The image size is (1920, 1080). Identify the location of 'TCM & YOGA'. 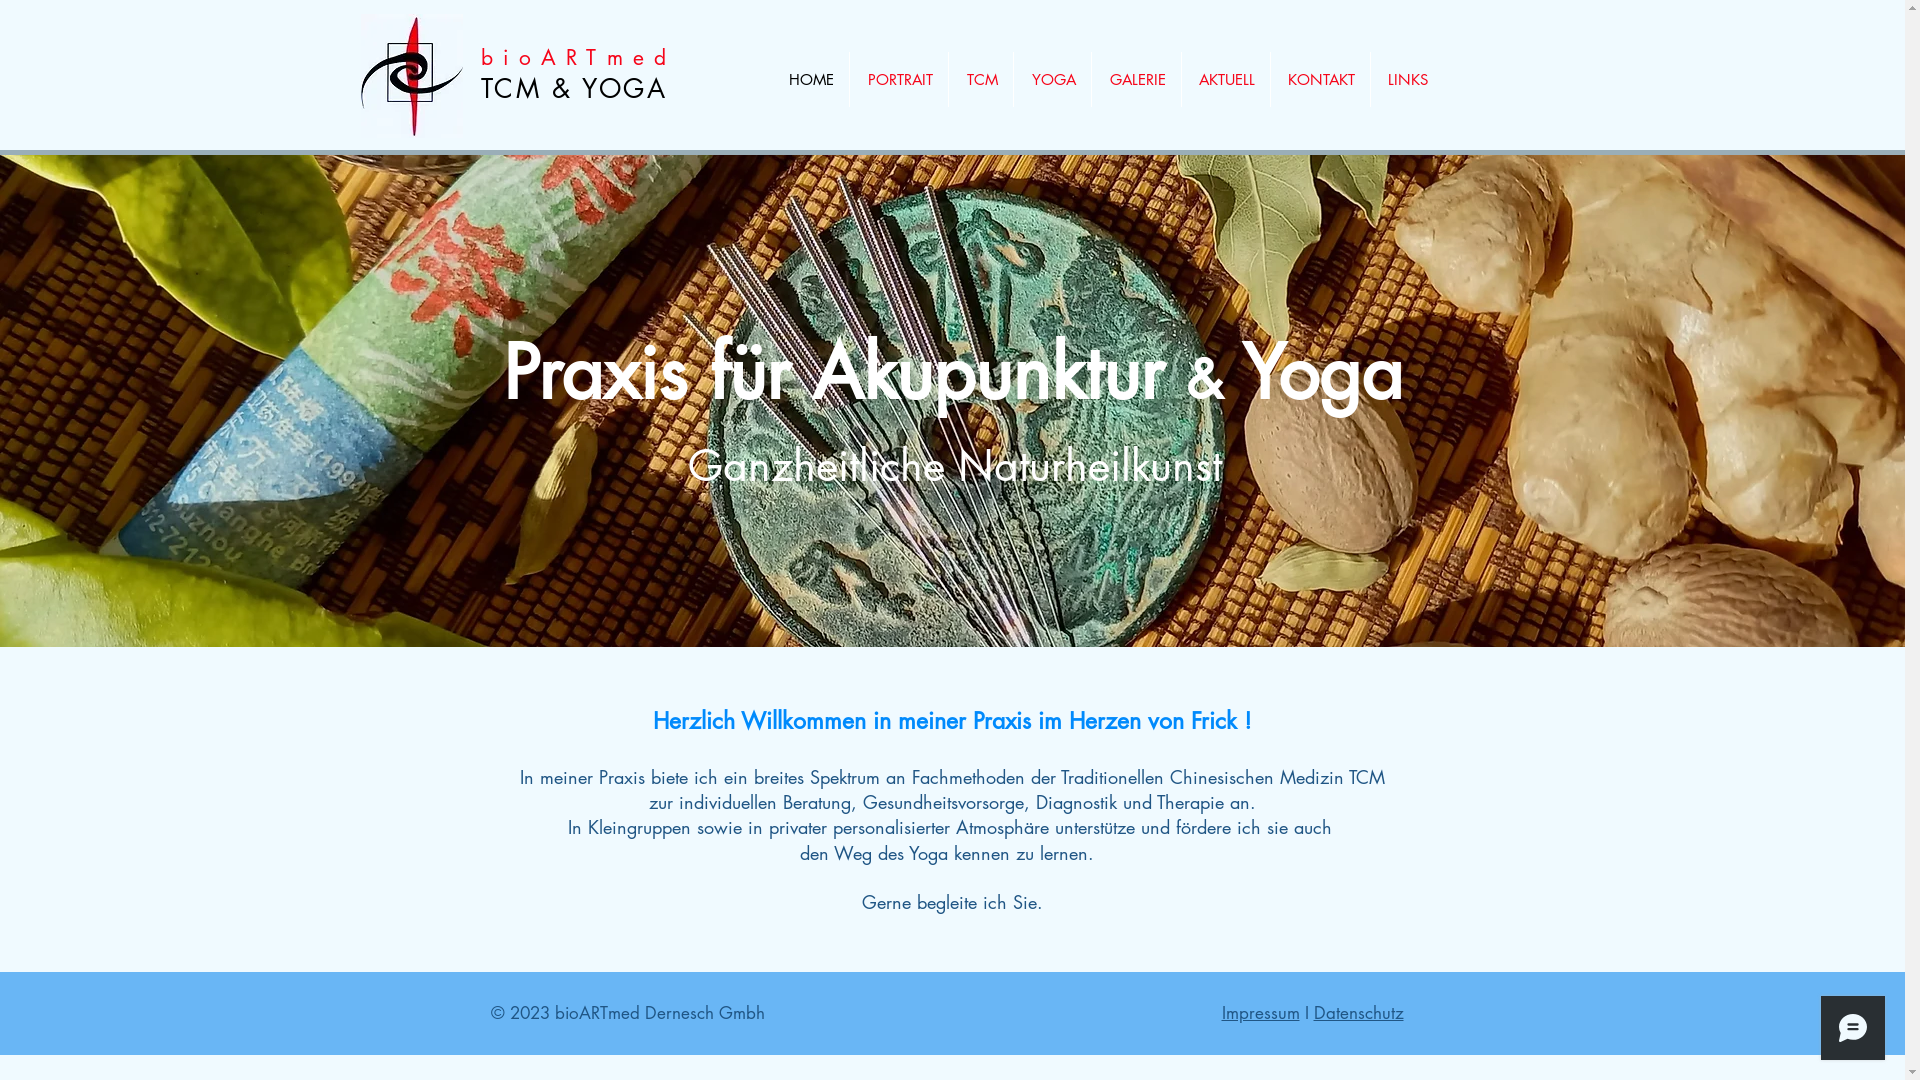
(572, 87).